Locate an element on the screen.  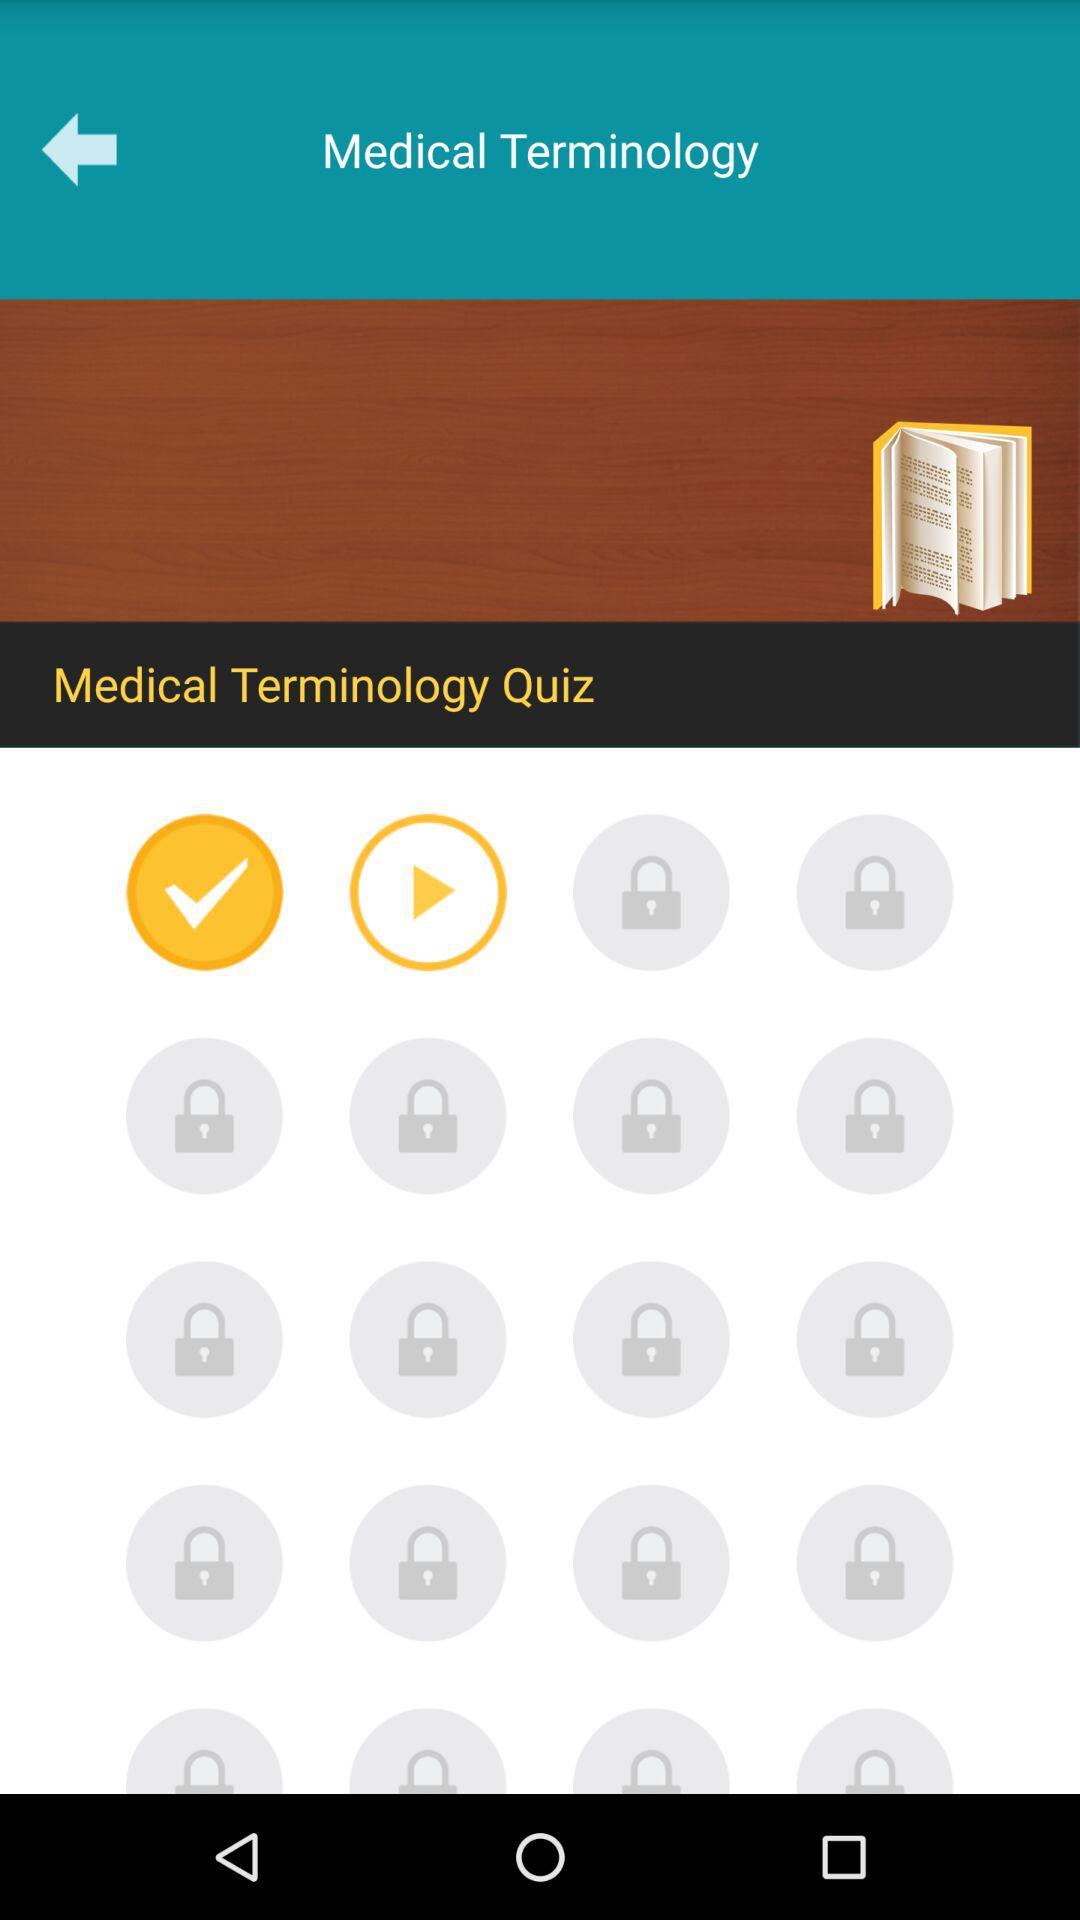
you passed is located at coordinates (204, 891).